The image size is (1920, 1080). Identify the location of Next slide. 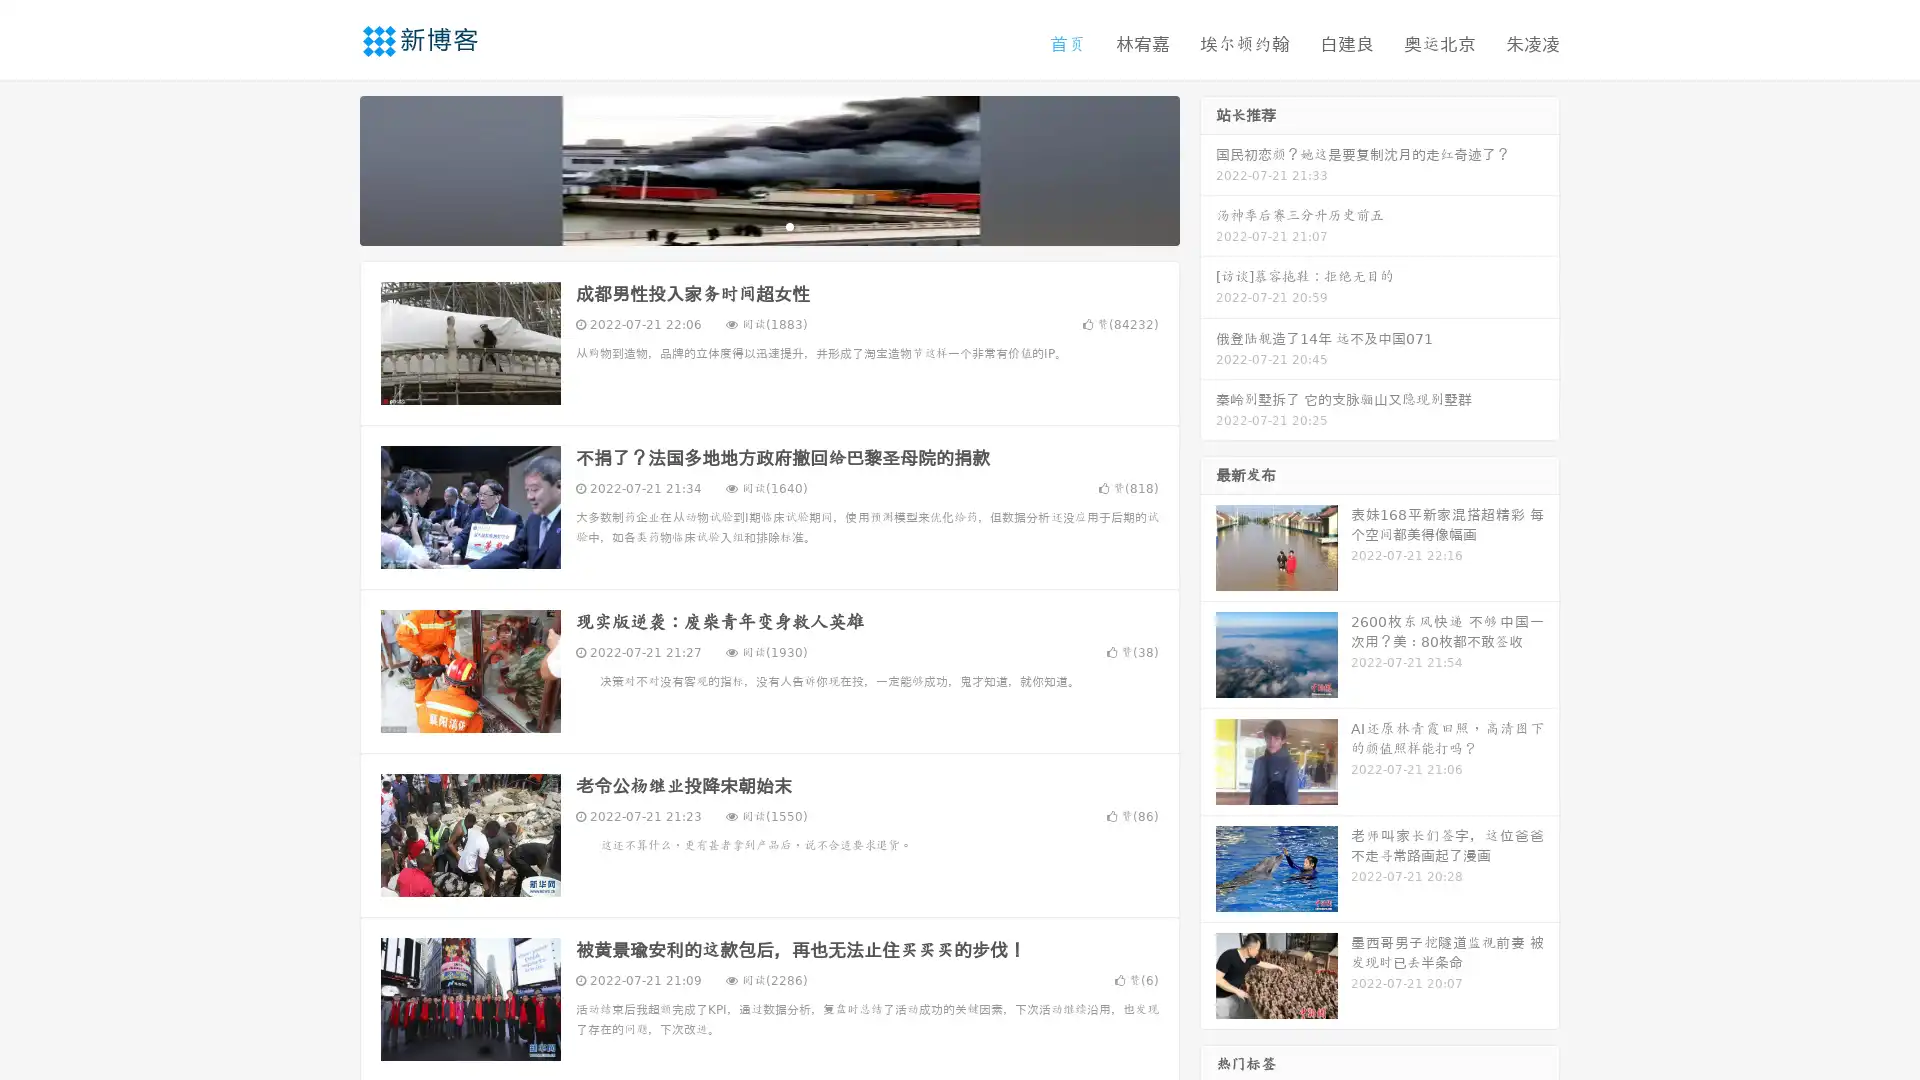
(1208, 168).